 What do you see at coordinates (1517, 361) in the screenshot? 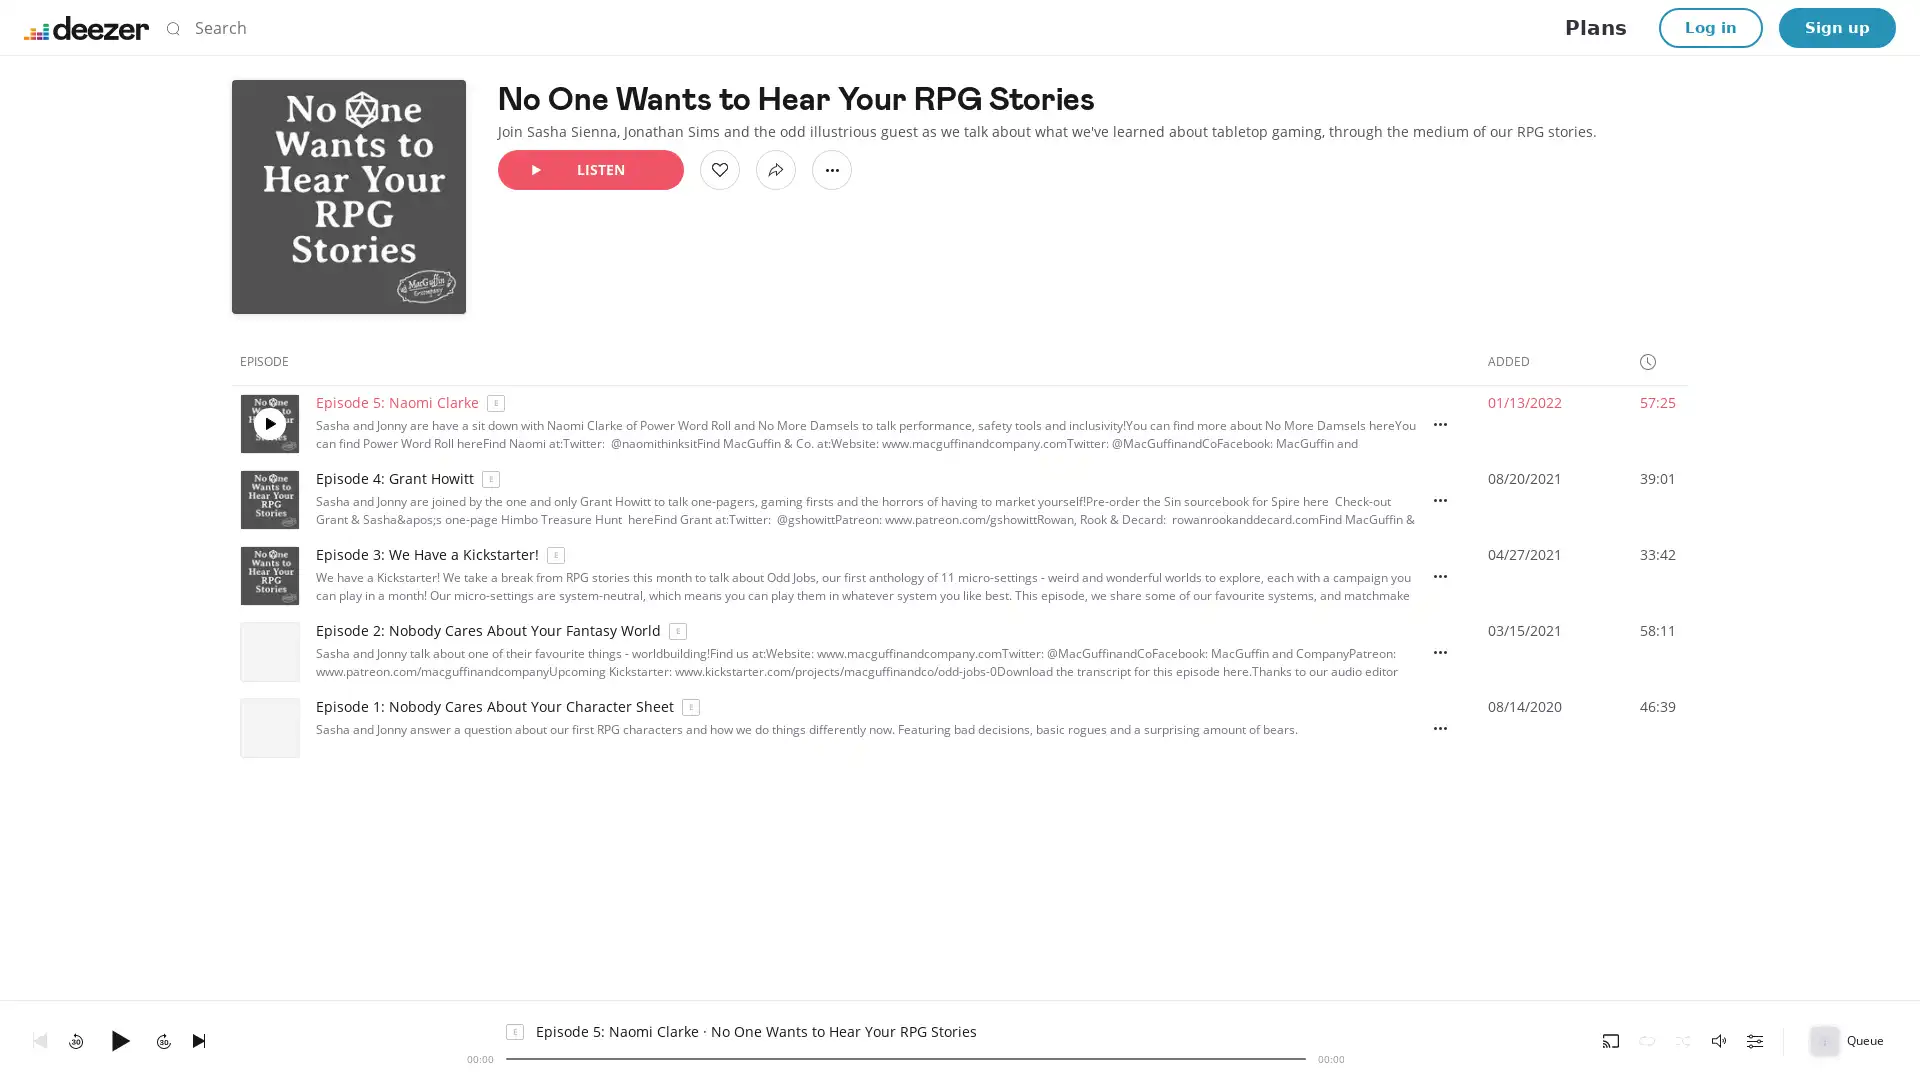
I see `ADDED` at bounding box center [1517, 361].